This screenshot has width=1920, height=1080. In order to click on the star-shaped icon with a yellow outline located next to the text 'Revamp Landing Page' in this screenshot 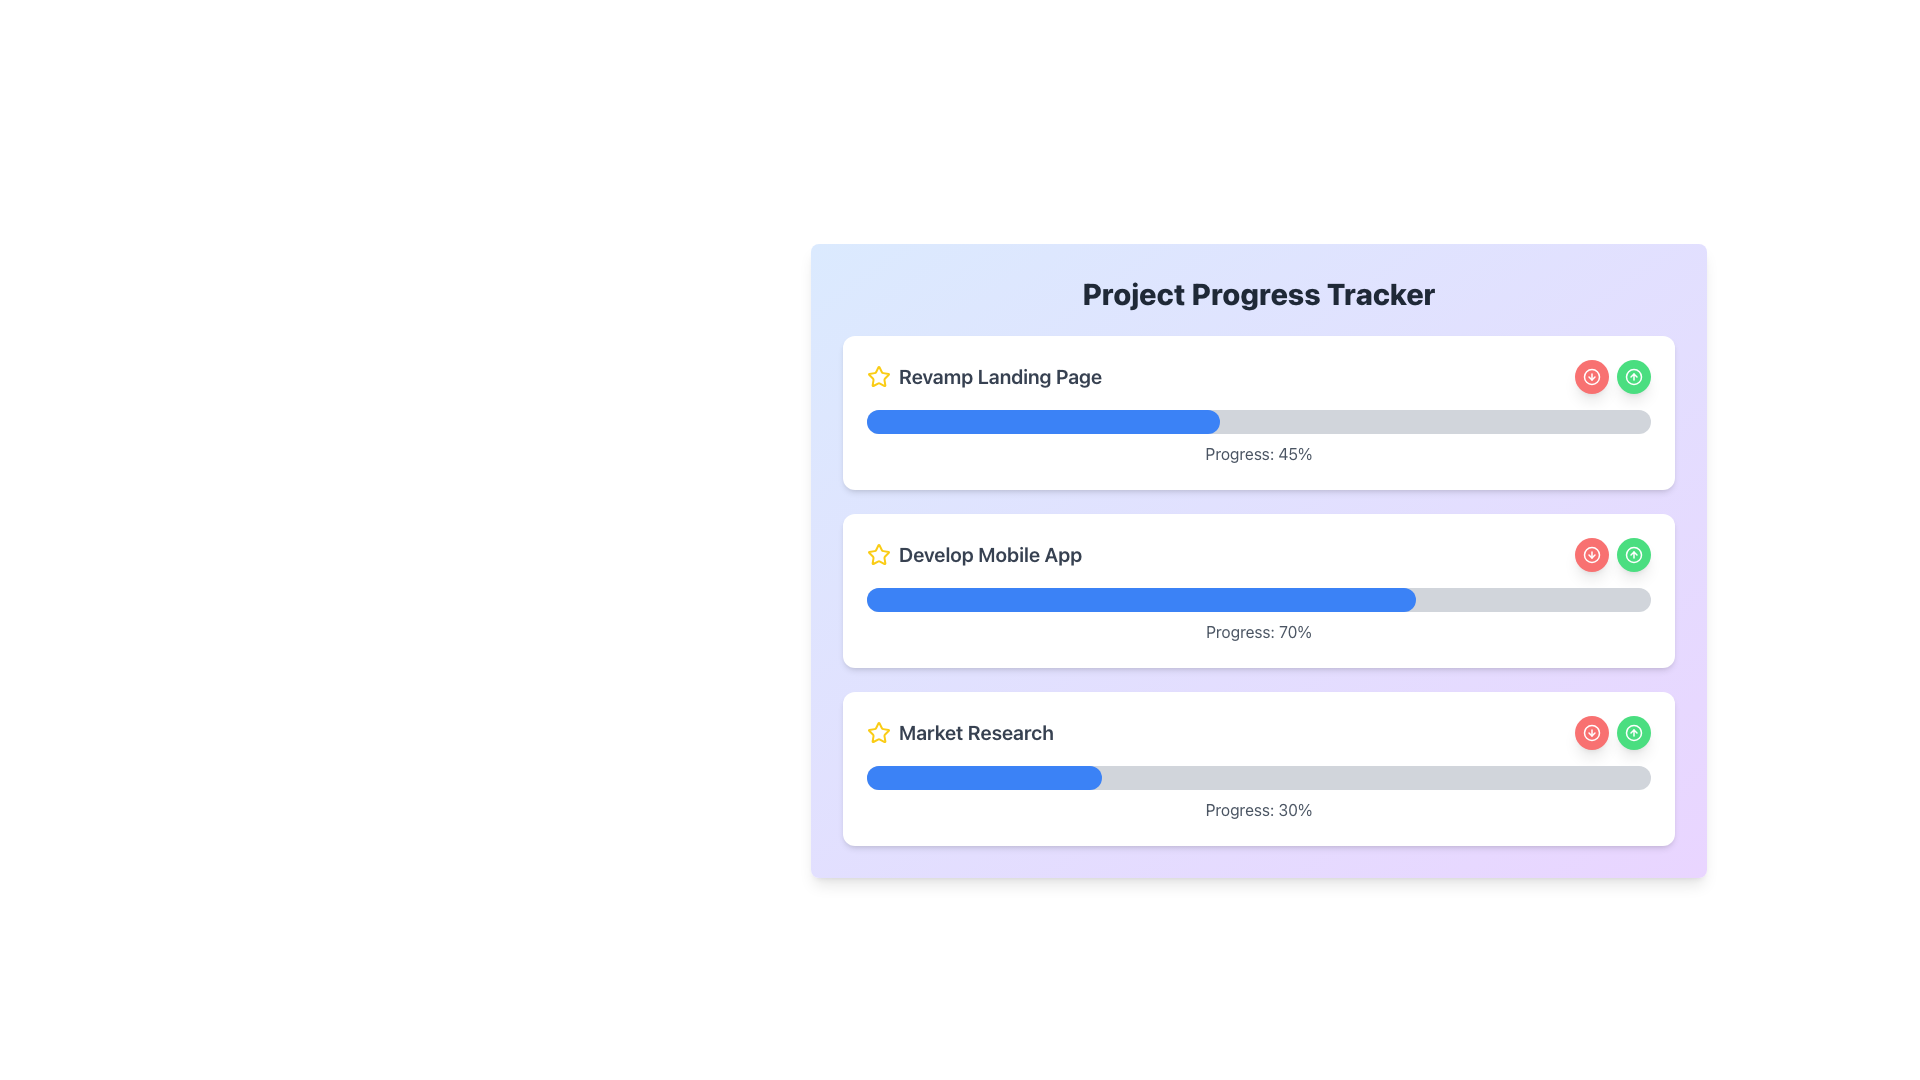, I will do `click(878, 377)`.